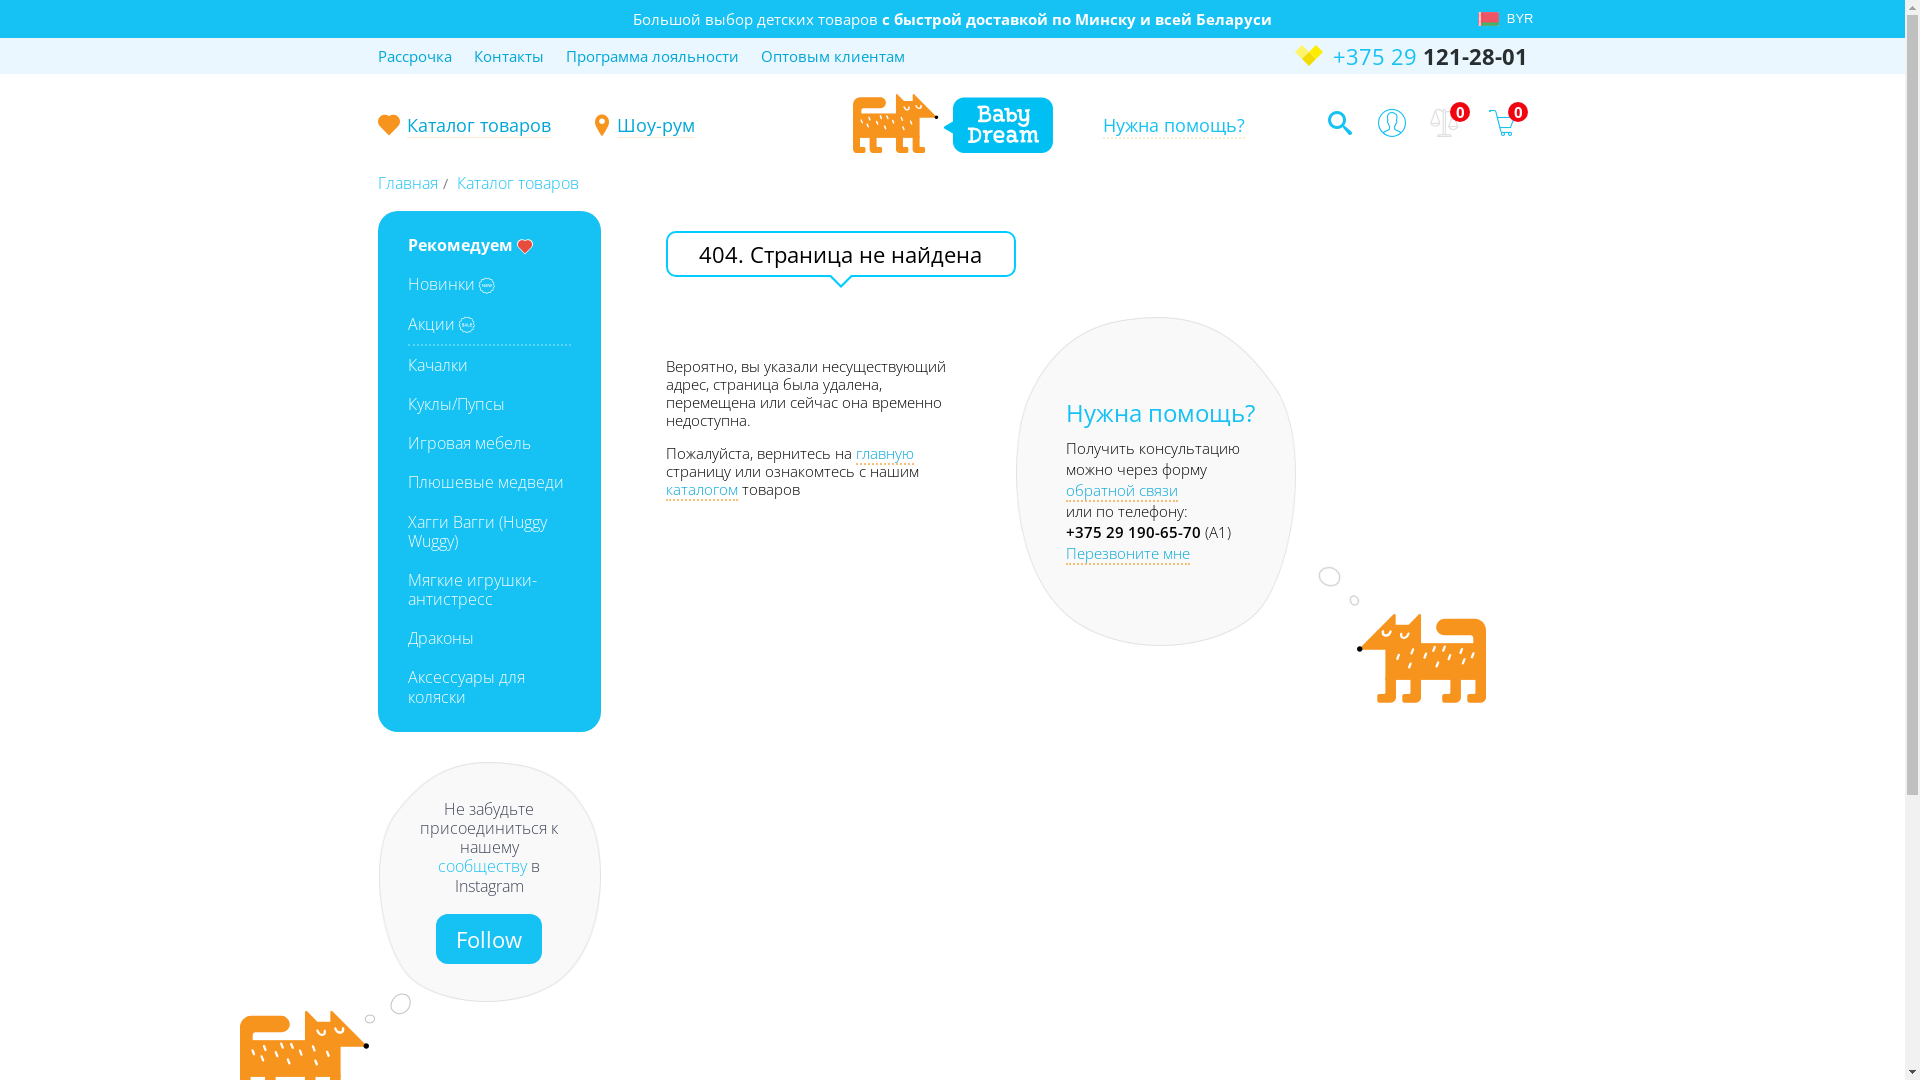 This screenshot has height=1080, width=1920. I want to click on 'BYR', so click(1515, 19).